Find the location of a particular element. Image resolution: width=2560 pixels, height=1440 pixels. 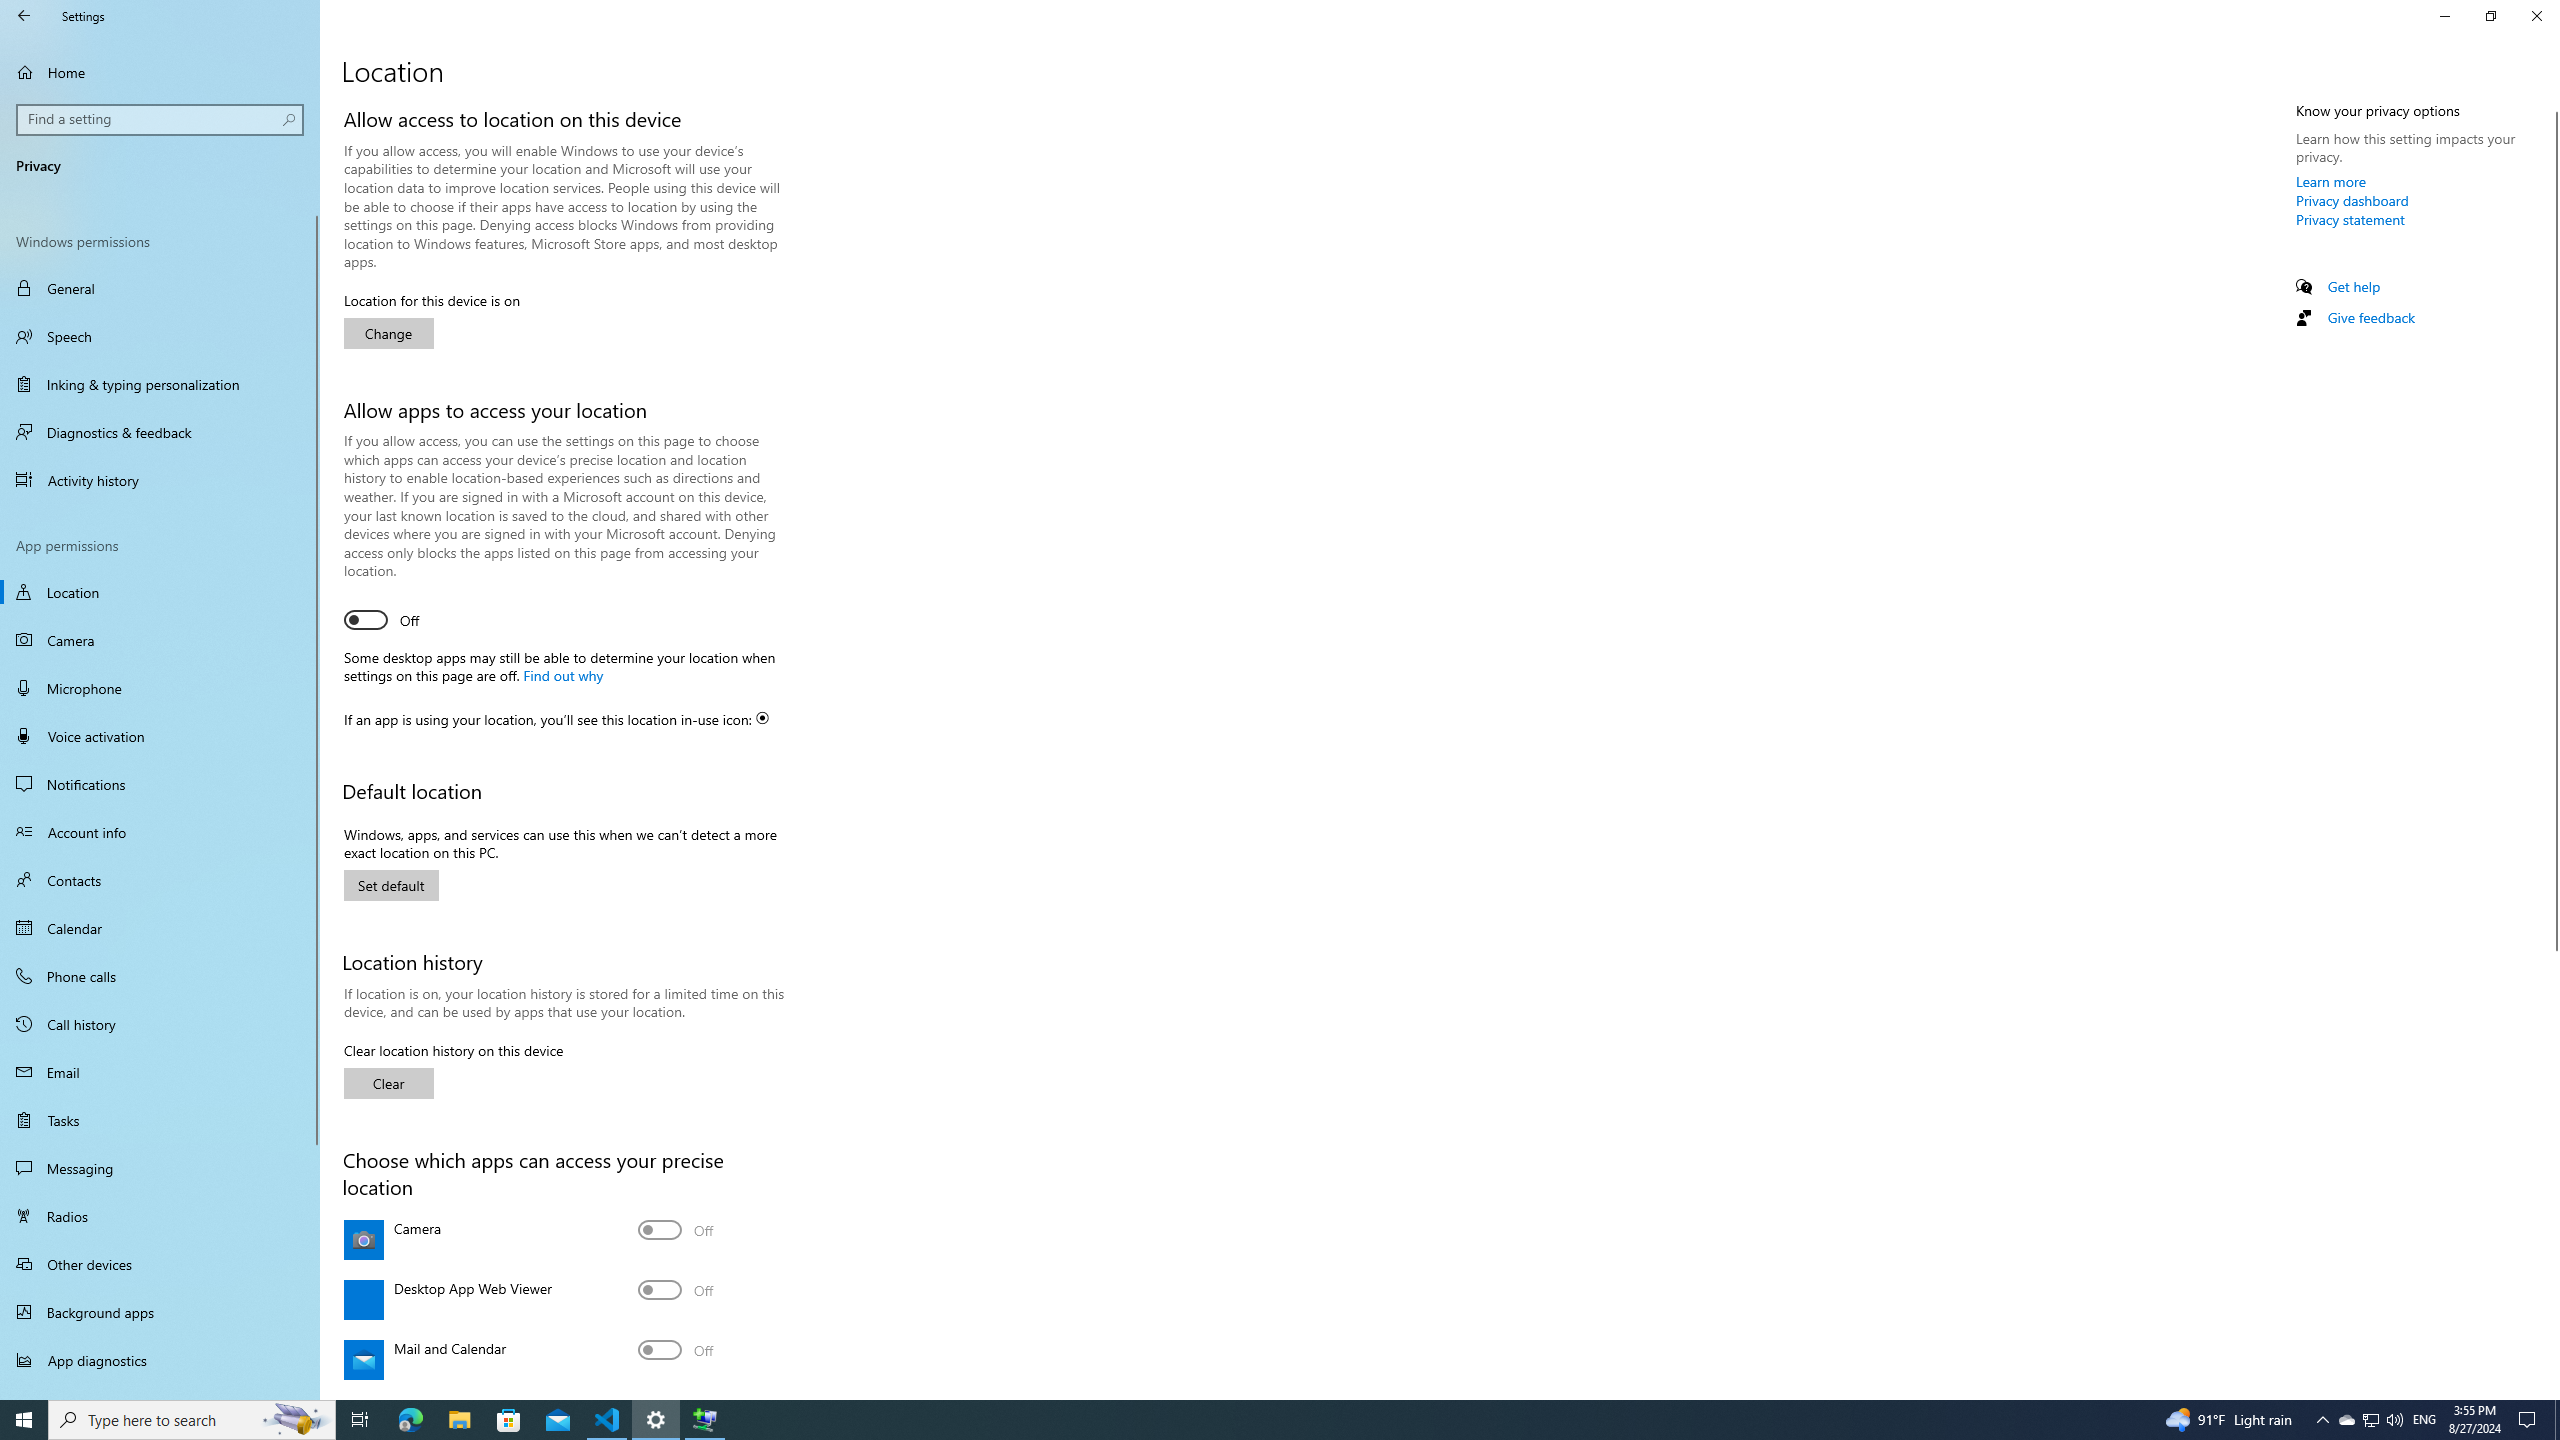

'Restore Settings' is located at coordinates (2490, 15).